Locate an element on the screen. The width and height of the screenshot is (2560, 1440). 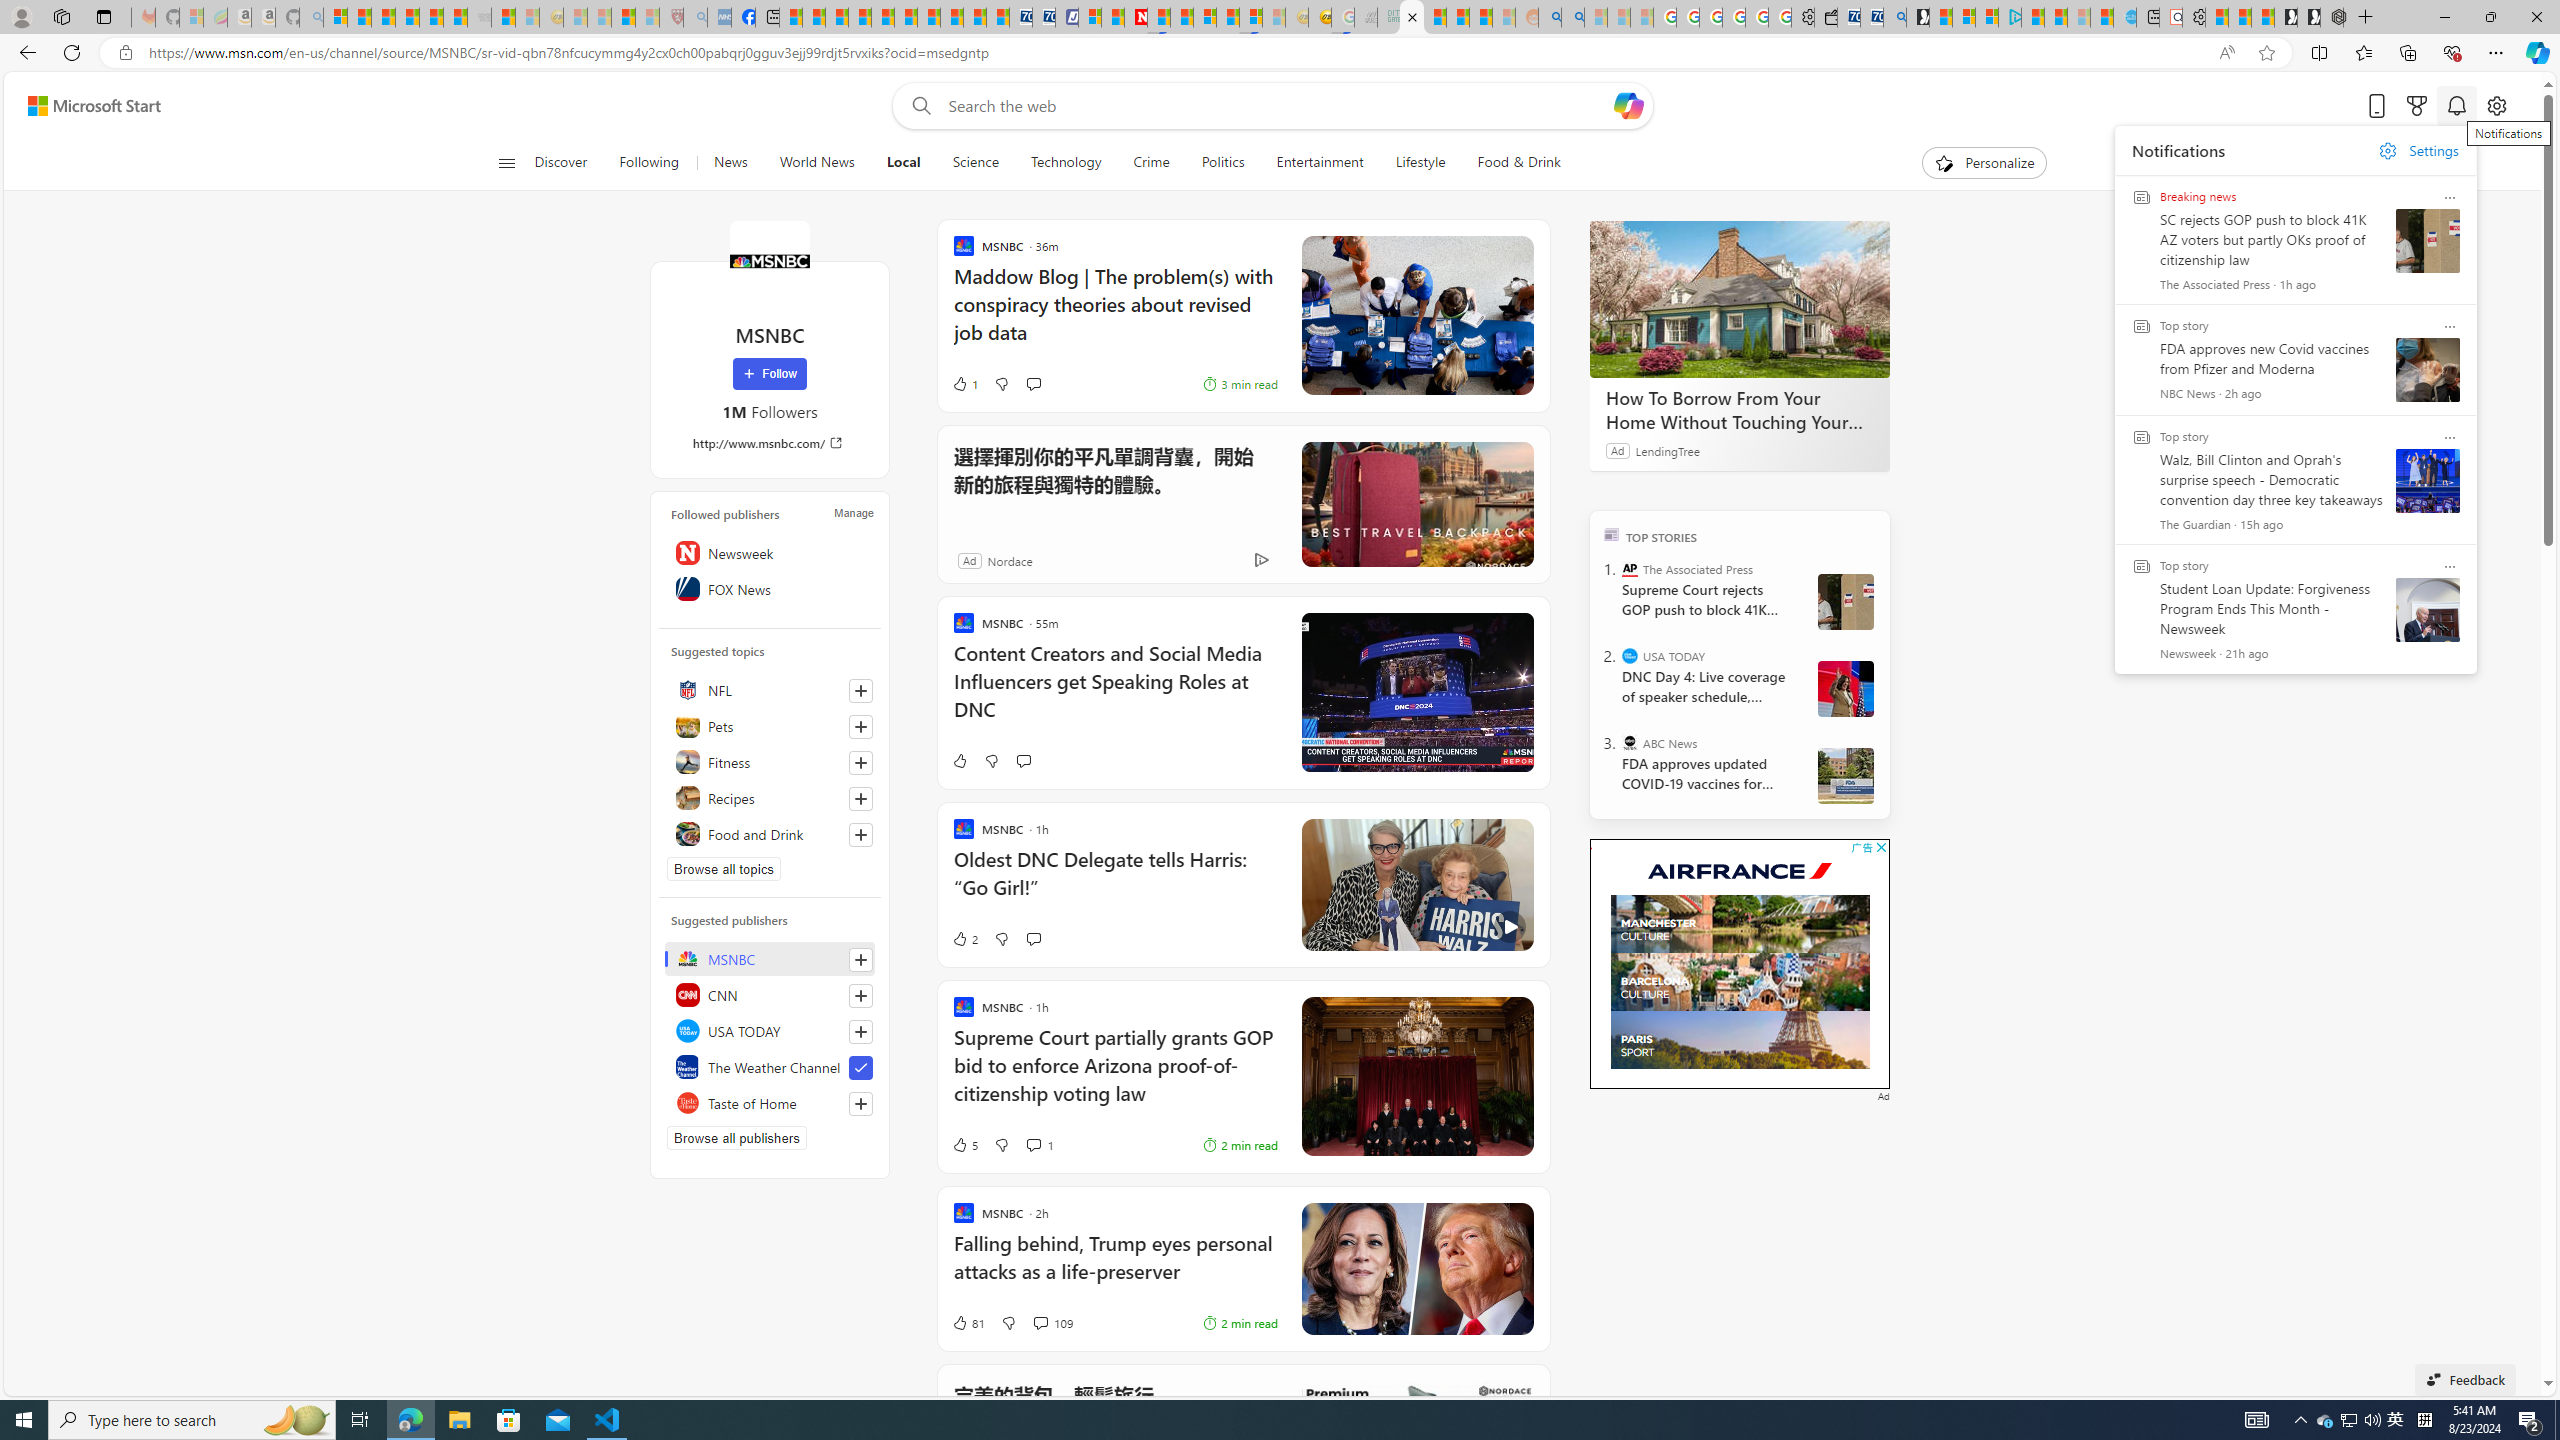
'Recipes - MSN - Sleeping' is located at coordinates (575, 16).